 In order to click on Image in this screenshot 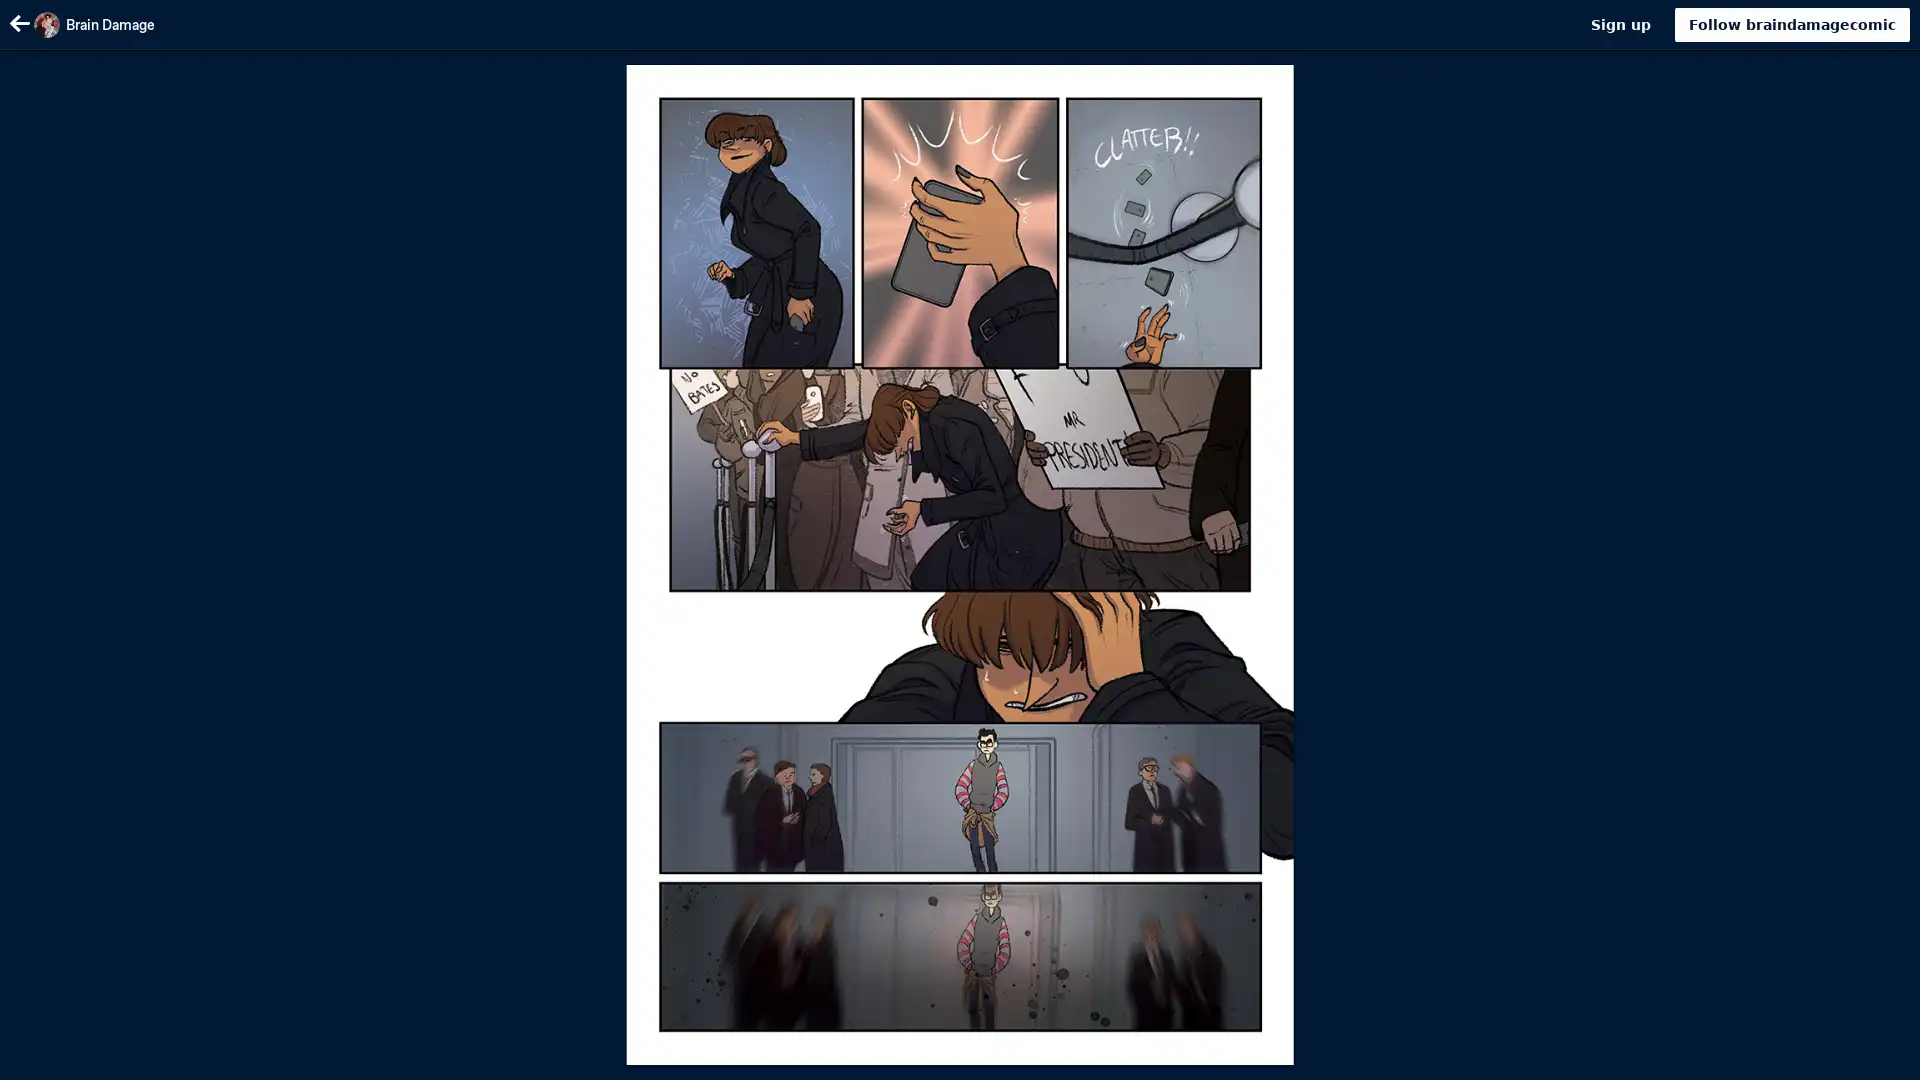, I will do `click(960, 564)`.